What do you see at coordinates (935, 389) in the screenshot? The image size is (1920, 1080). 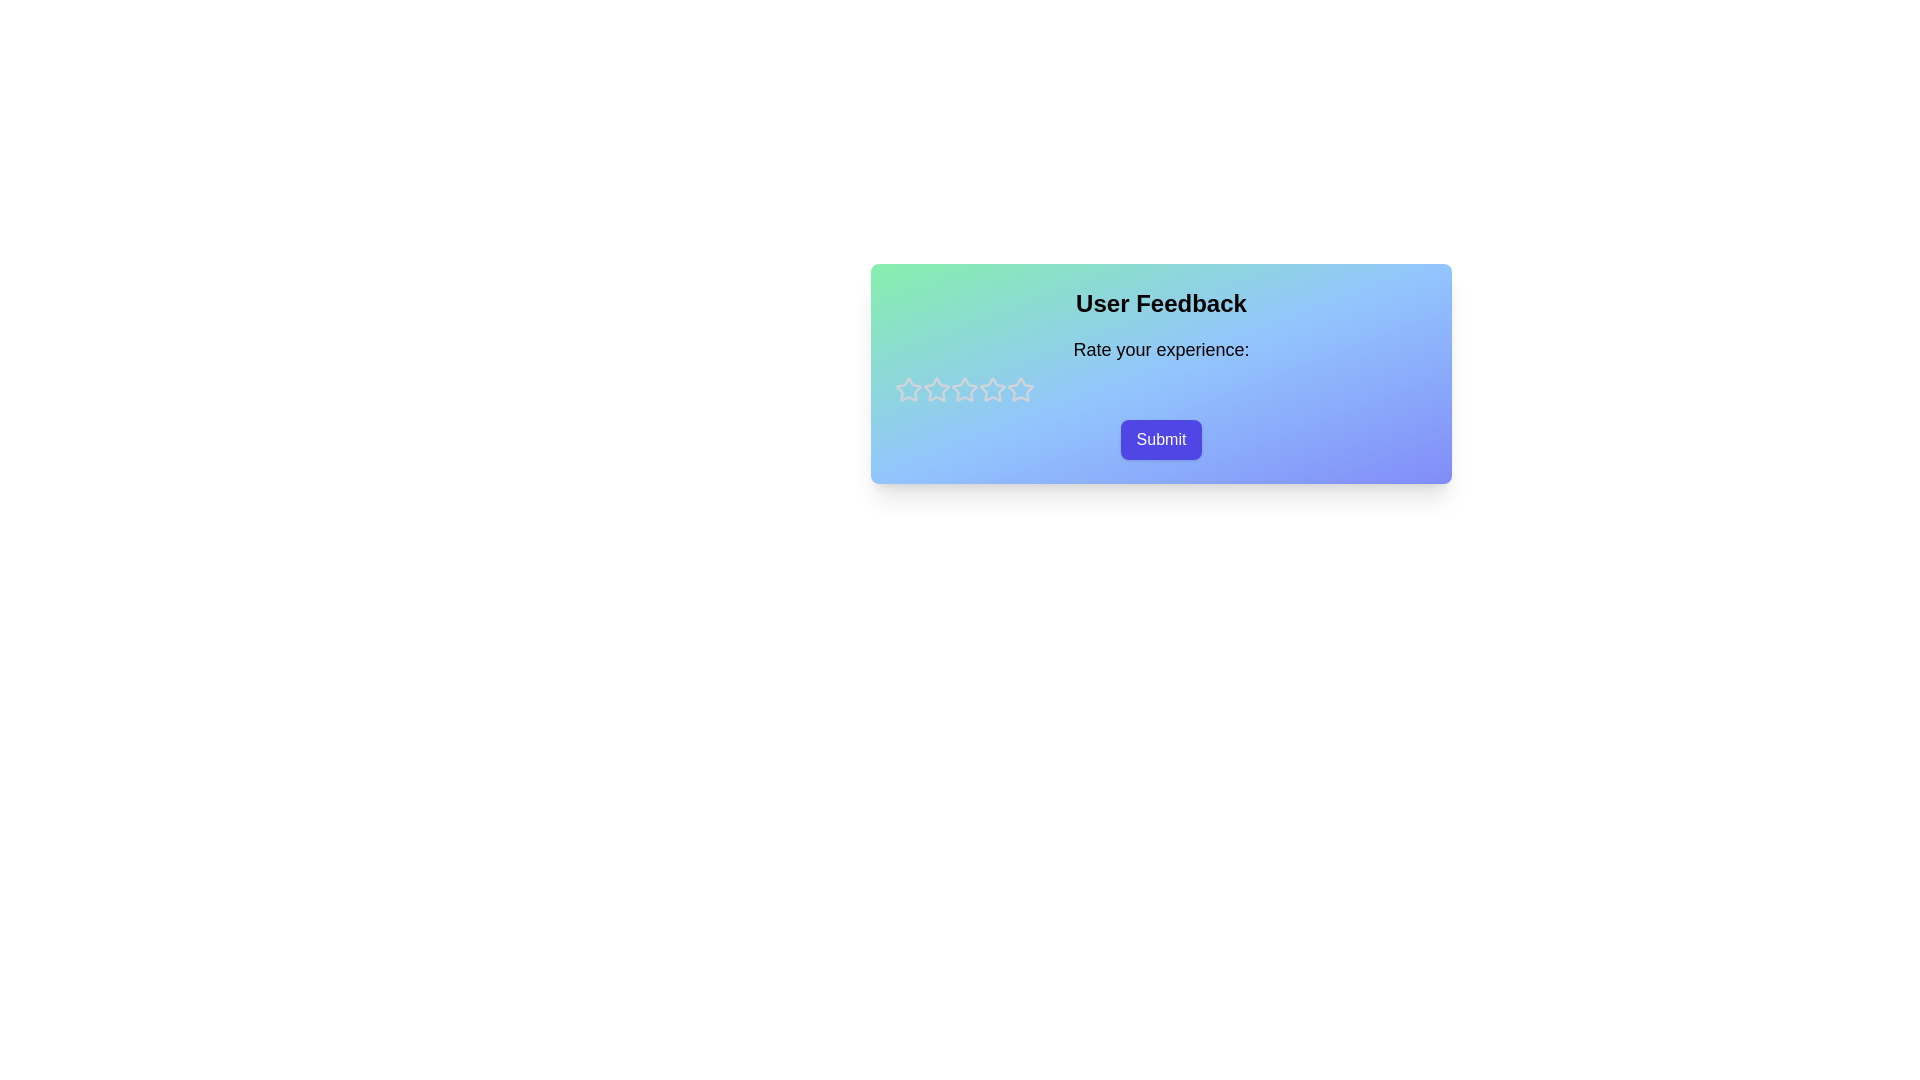 I see `across the second star icon in the horizontal sequence of rating stars` at bounding box center [935, 389].